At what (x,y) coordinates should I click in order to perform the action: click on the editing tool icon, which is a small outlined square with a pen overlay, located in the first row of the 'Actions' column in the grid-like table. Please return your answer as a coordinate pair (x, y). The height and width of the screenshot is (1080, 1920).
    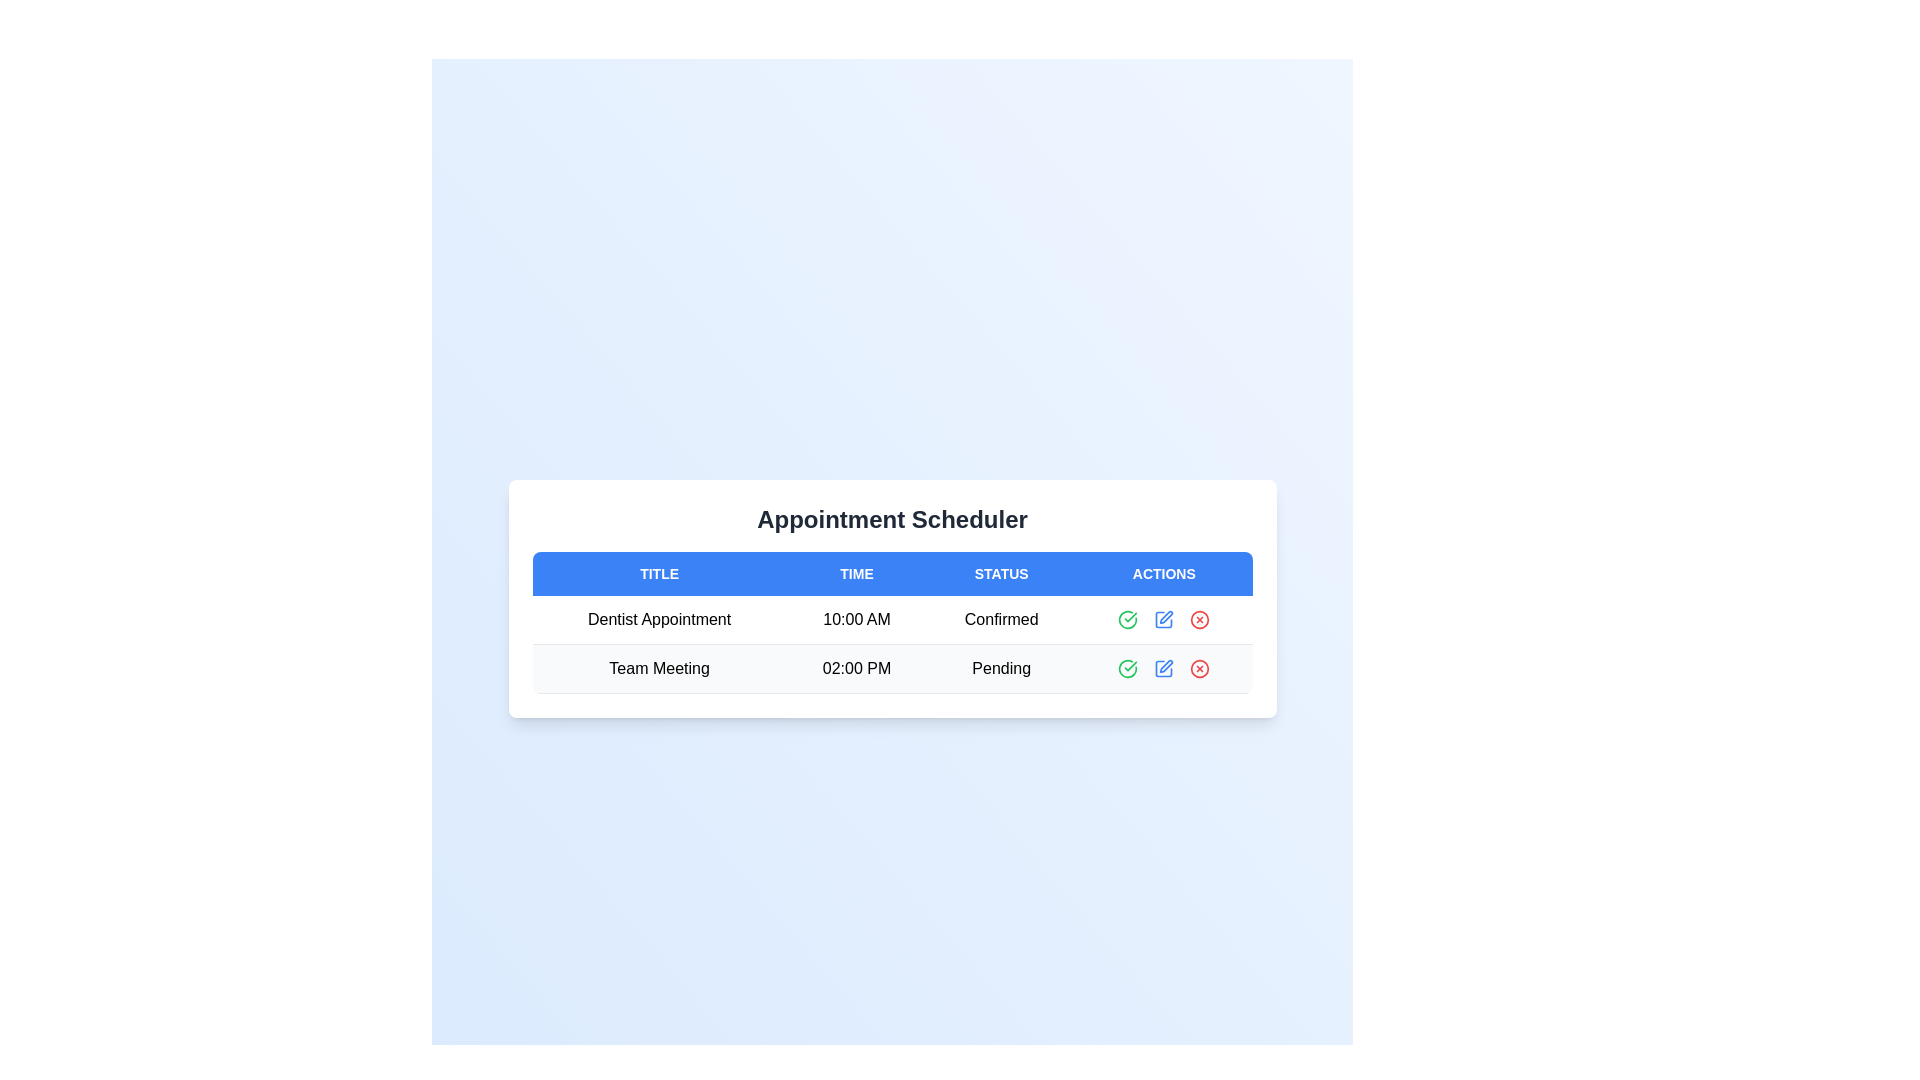
    Looking at the image, I should click on (1164, 619).